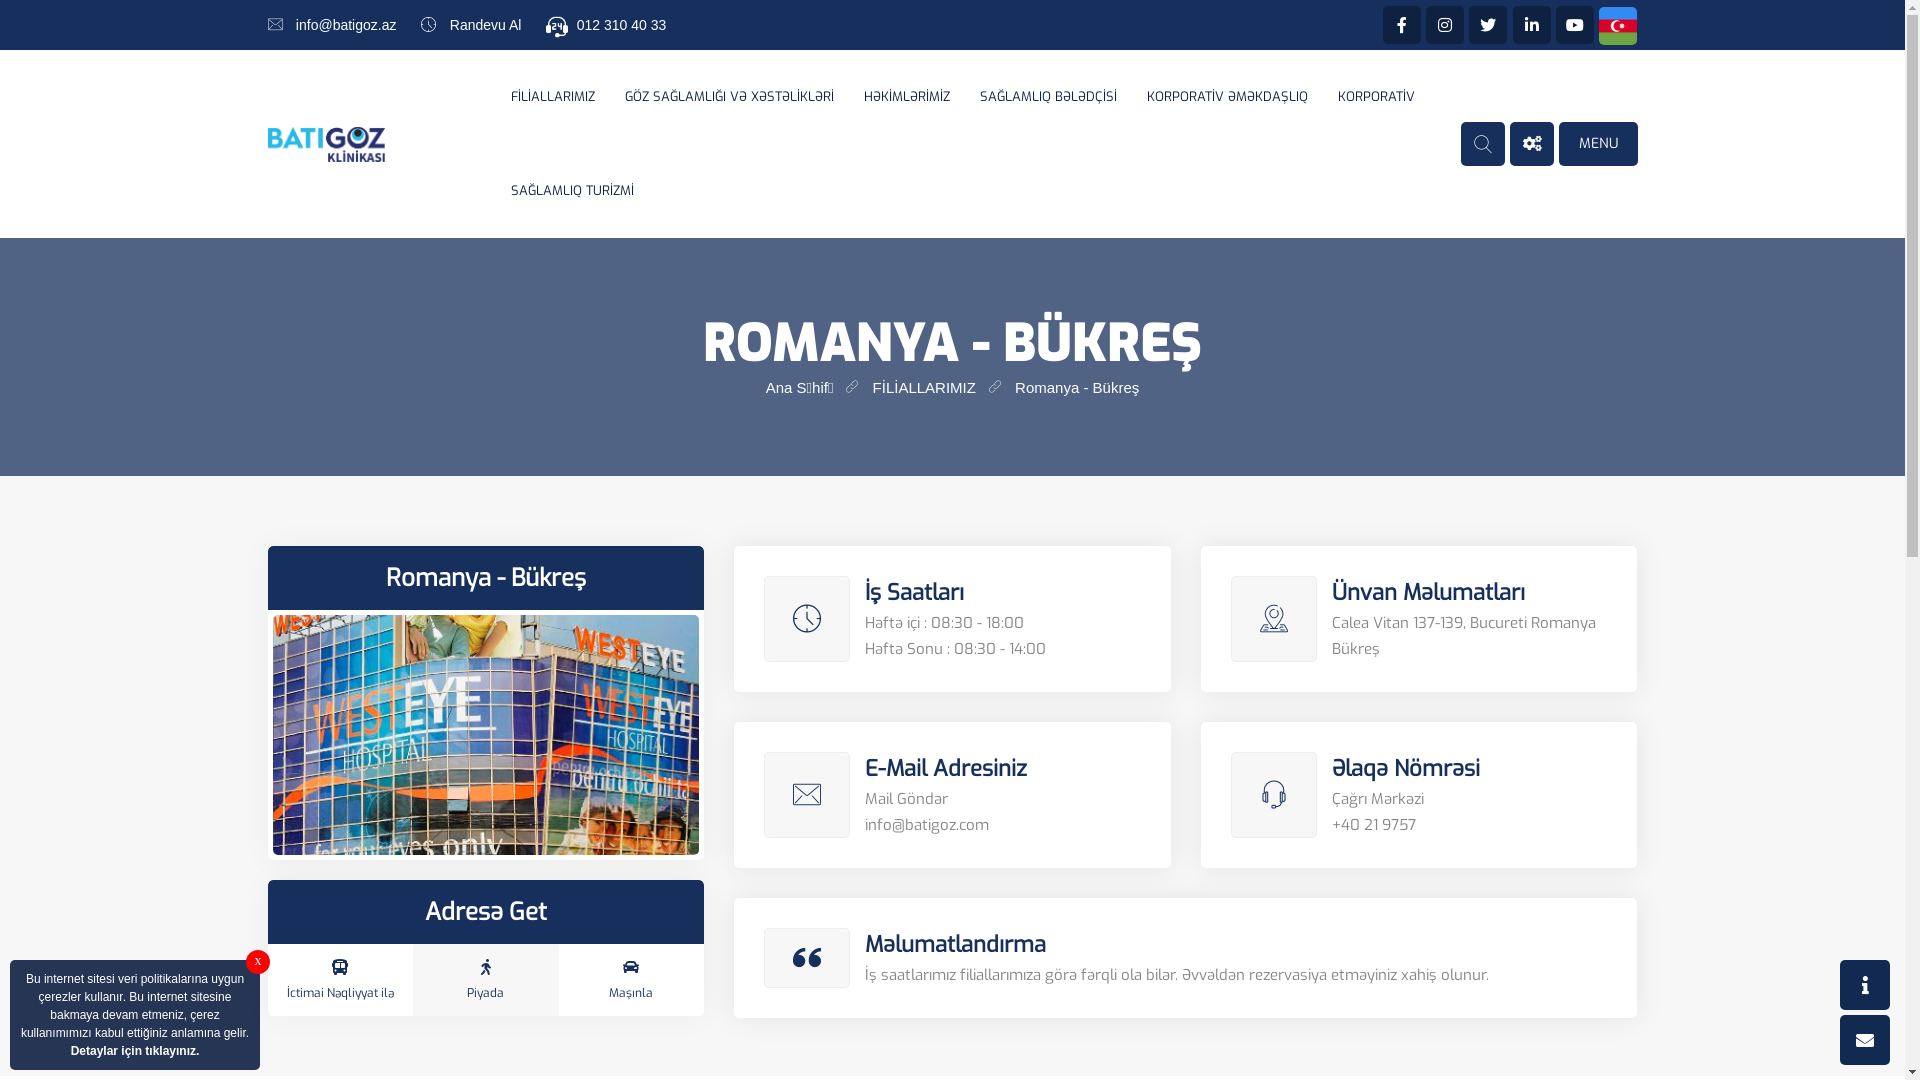 This screenshot has width=1920, height=1080. What do you see at coordinates (295, 24) in the screenshot?
I see `'info@batigoz.az'` at bounding box center [295, 24].